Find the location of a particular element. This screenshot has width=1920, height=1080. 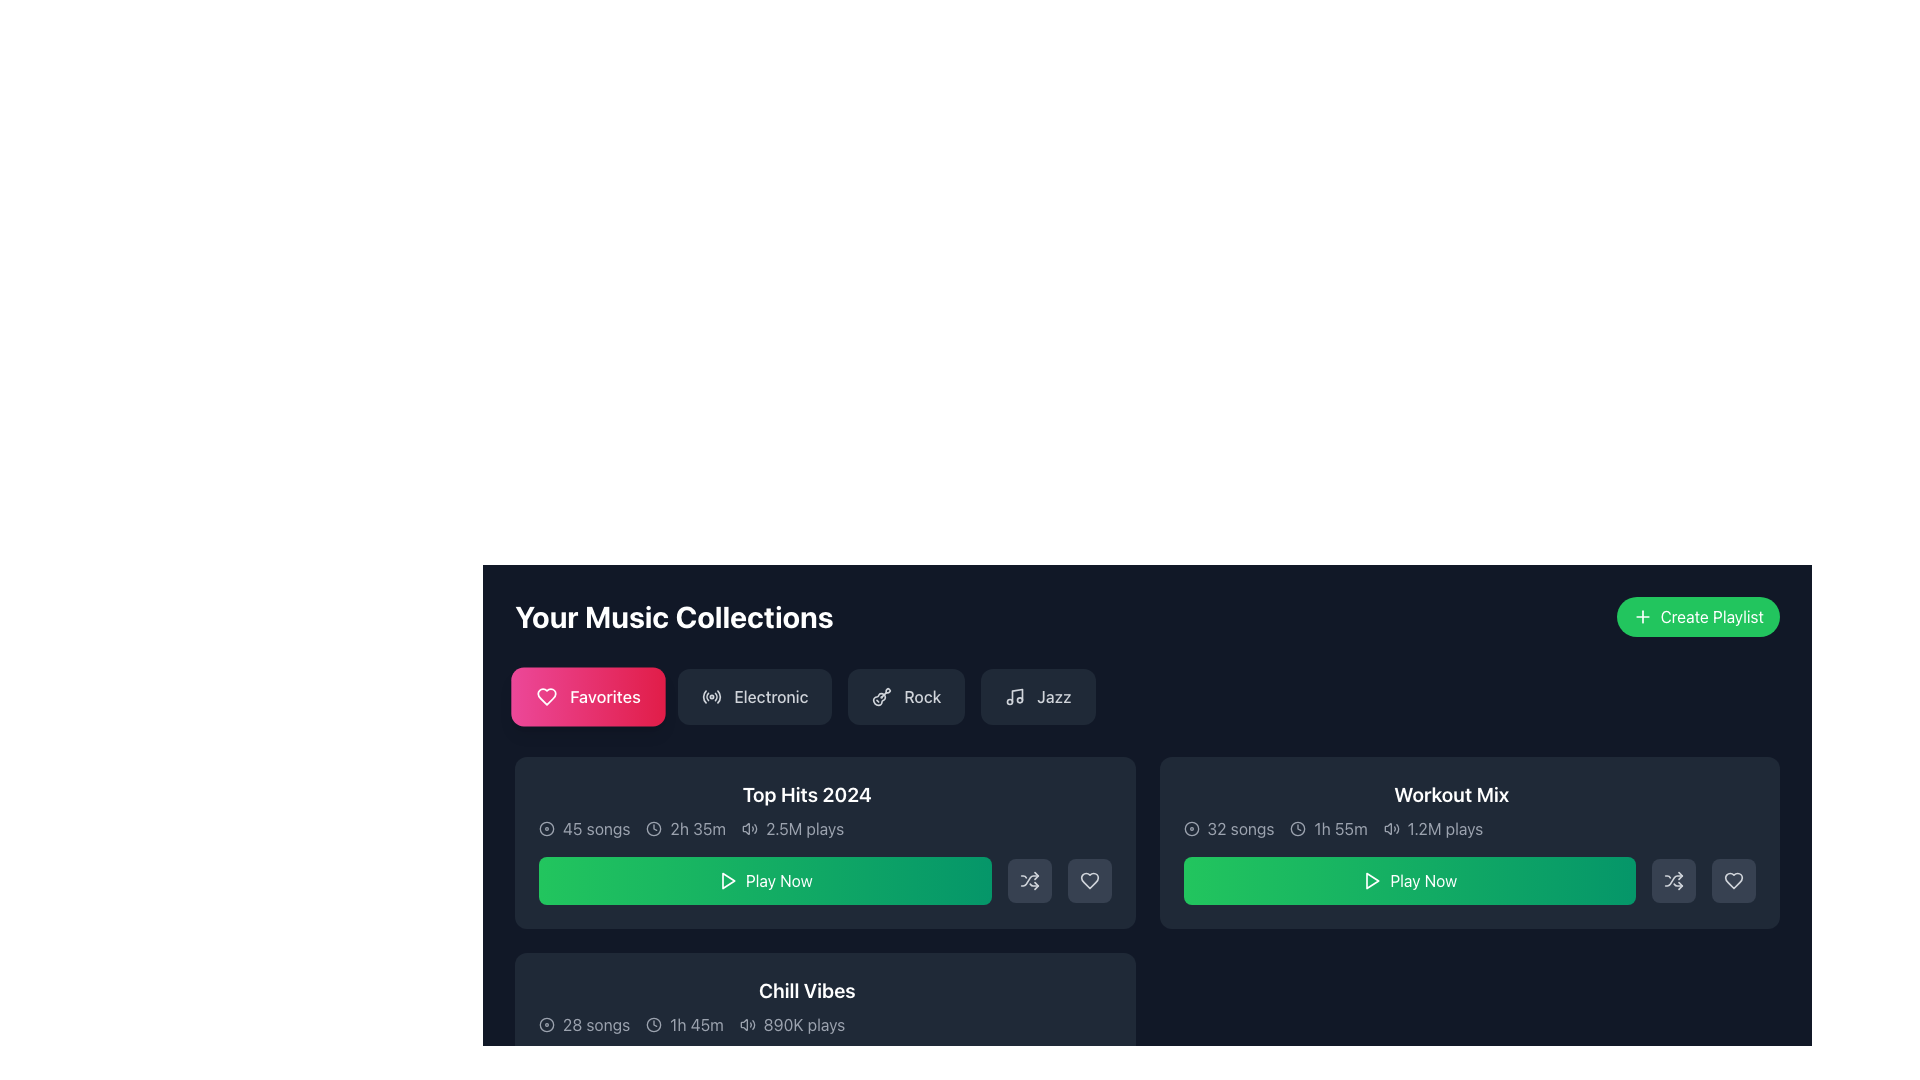

the decorative 'Favorites' icon located to the left of the text 'Favorites' in the pink button labeled 'Favorites' in the 'Your Music Collections' section is located at coordinates (547, 696).